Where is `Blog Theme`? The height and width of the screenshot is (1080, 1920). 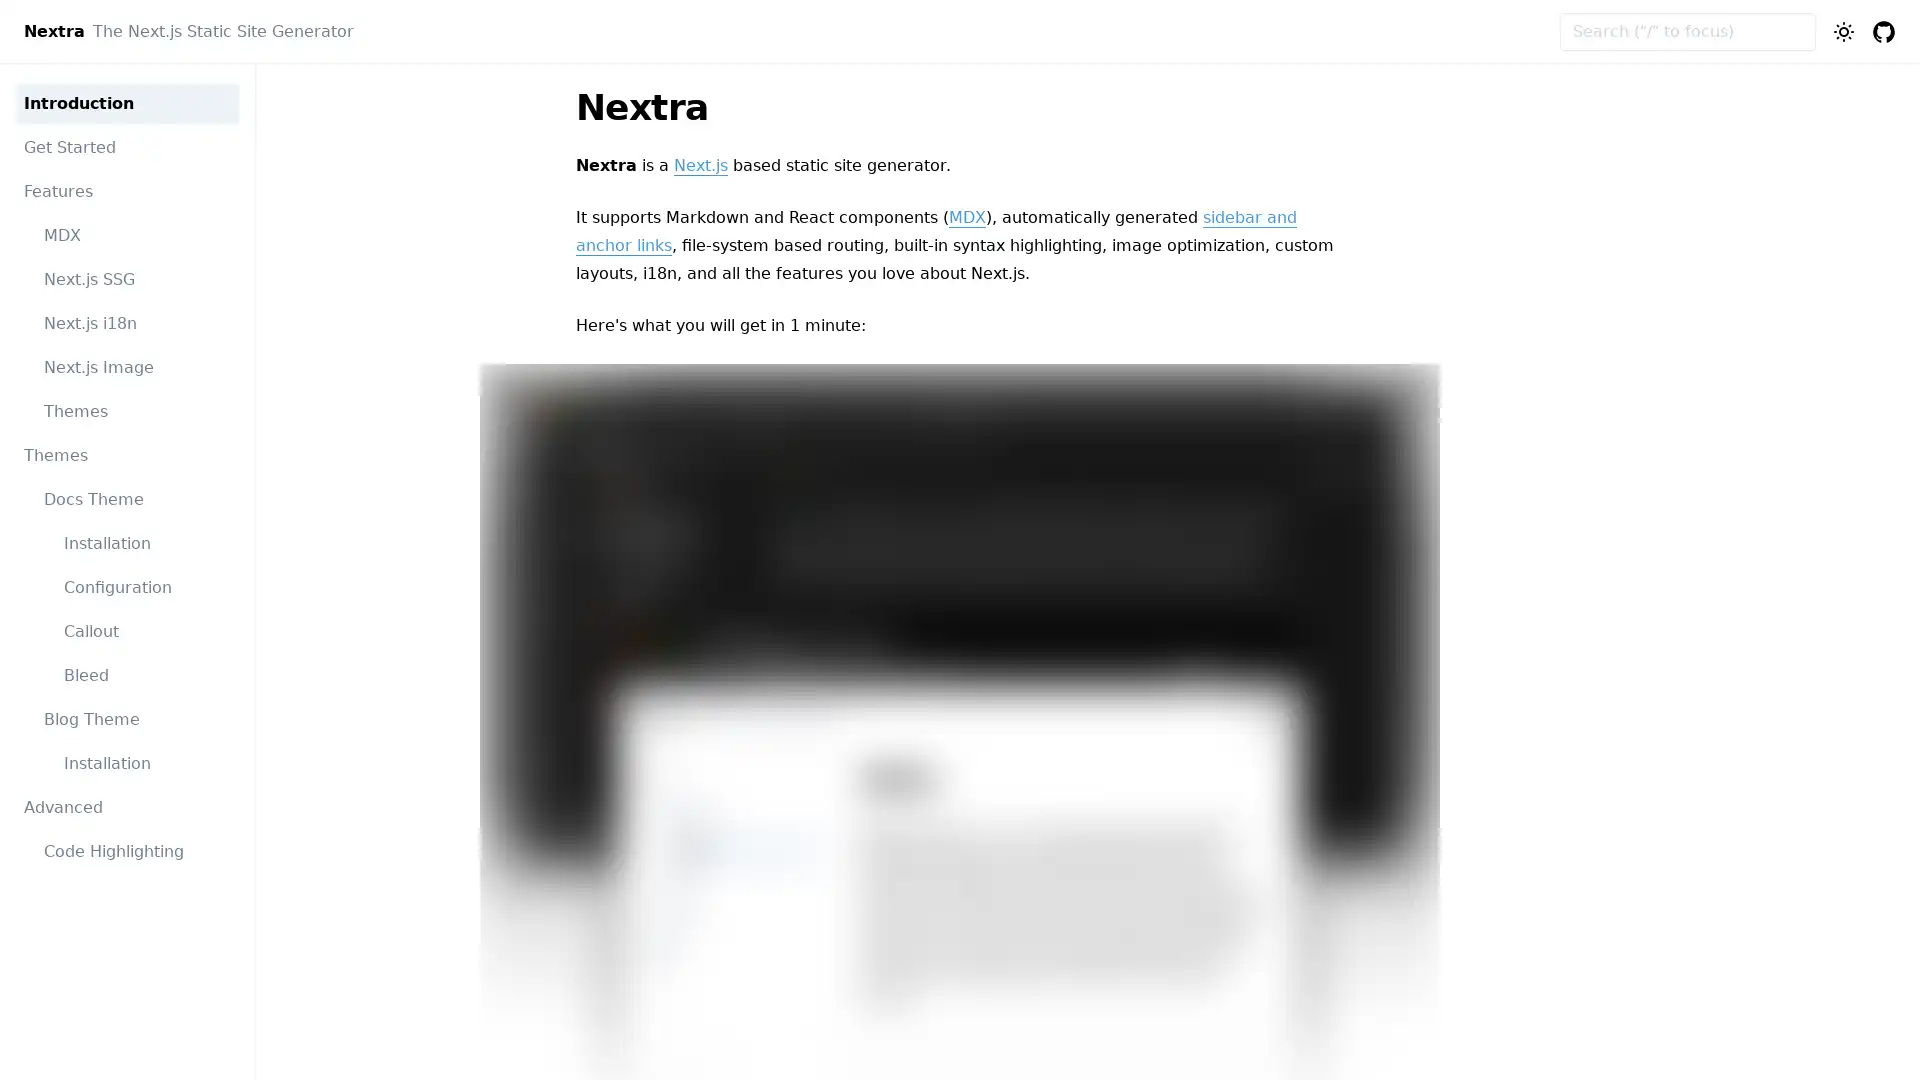 Blog Theme is located at coordinates (136, 720).